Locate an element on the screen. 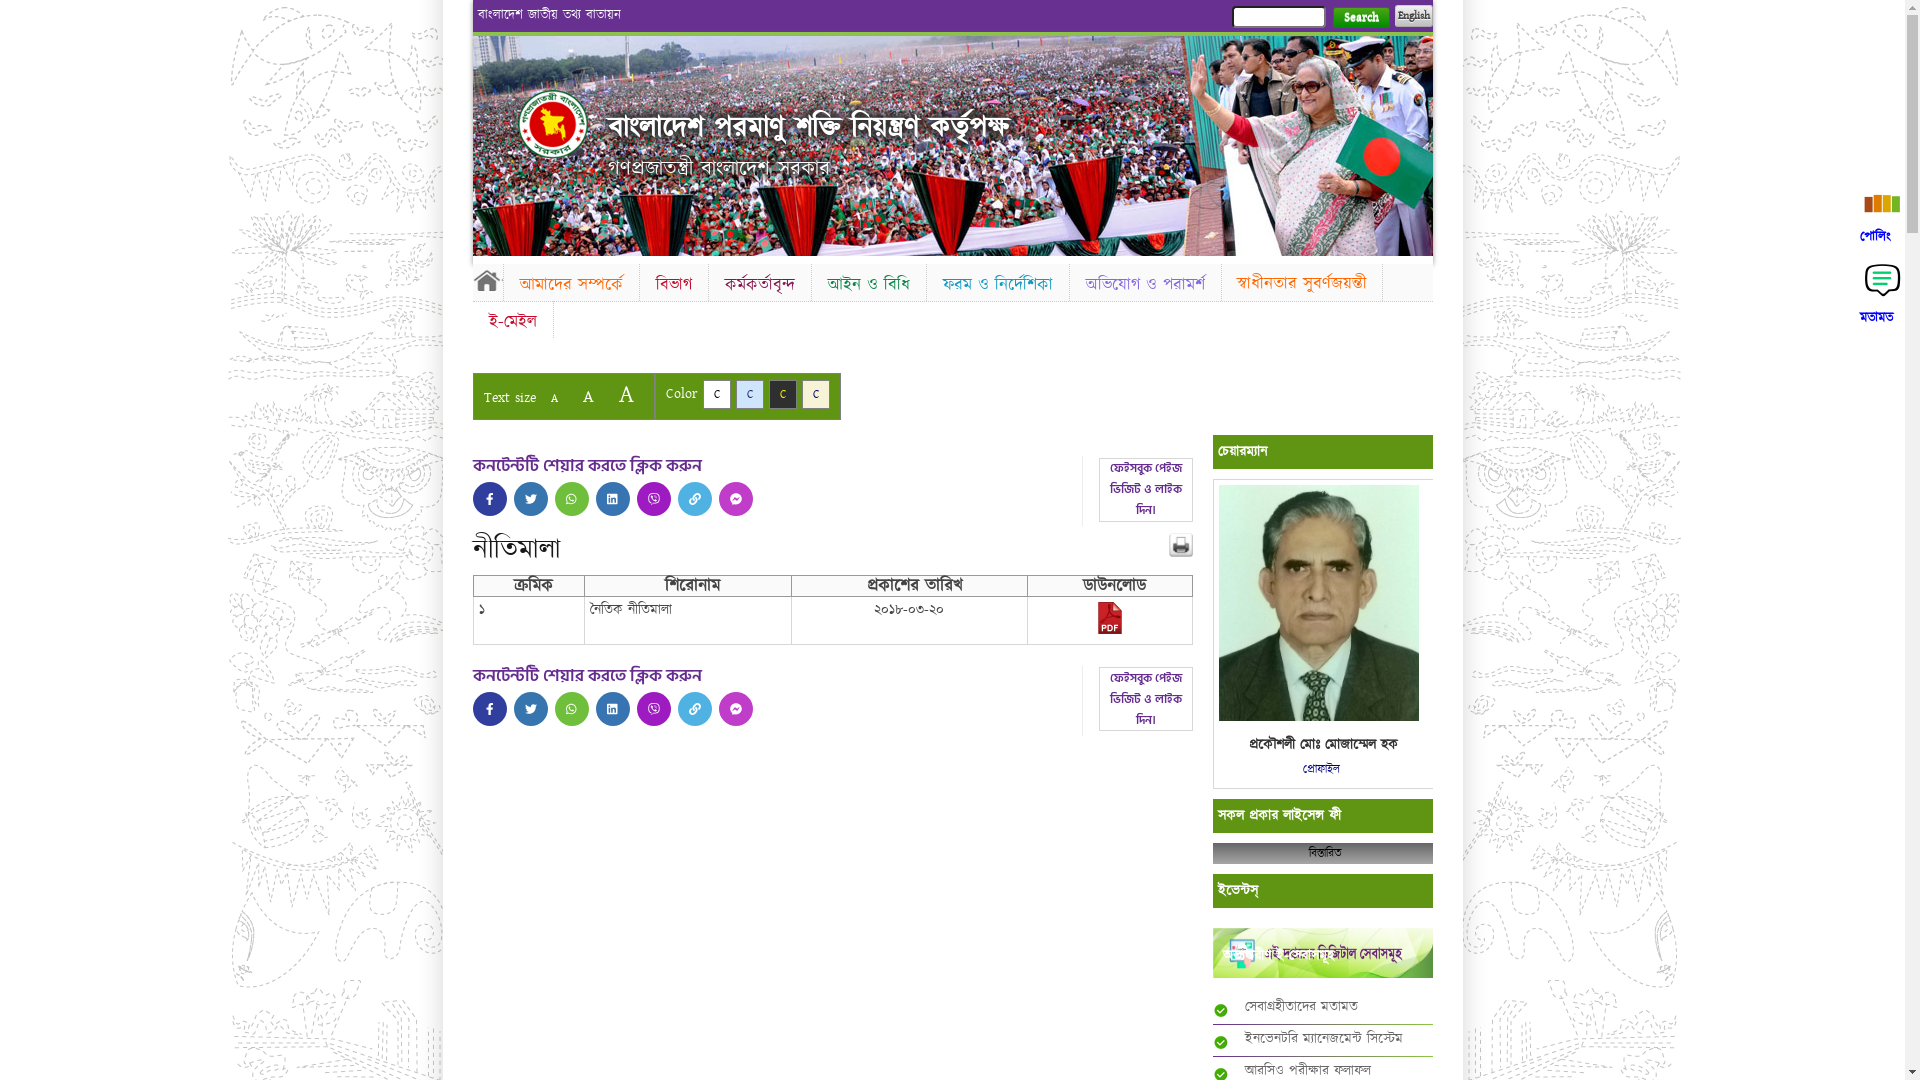 The width and height of the screenshot is (1920, 1080). 'A' is located at coordinates (586, 396).